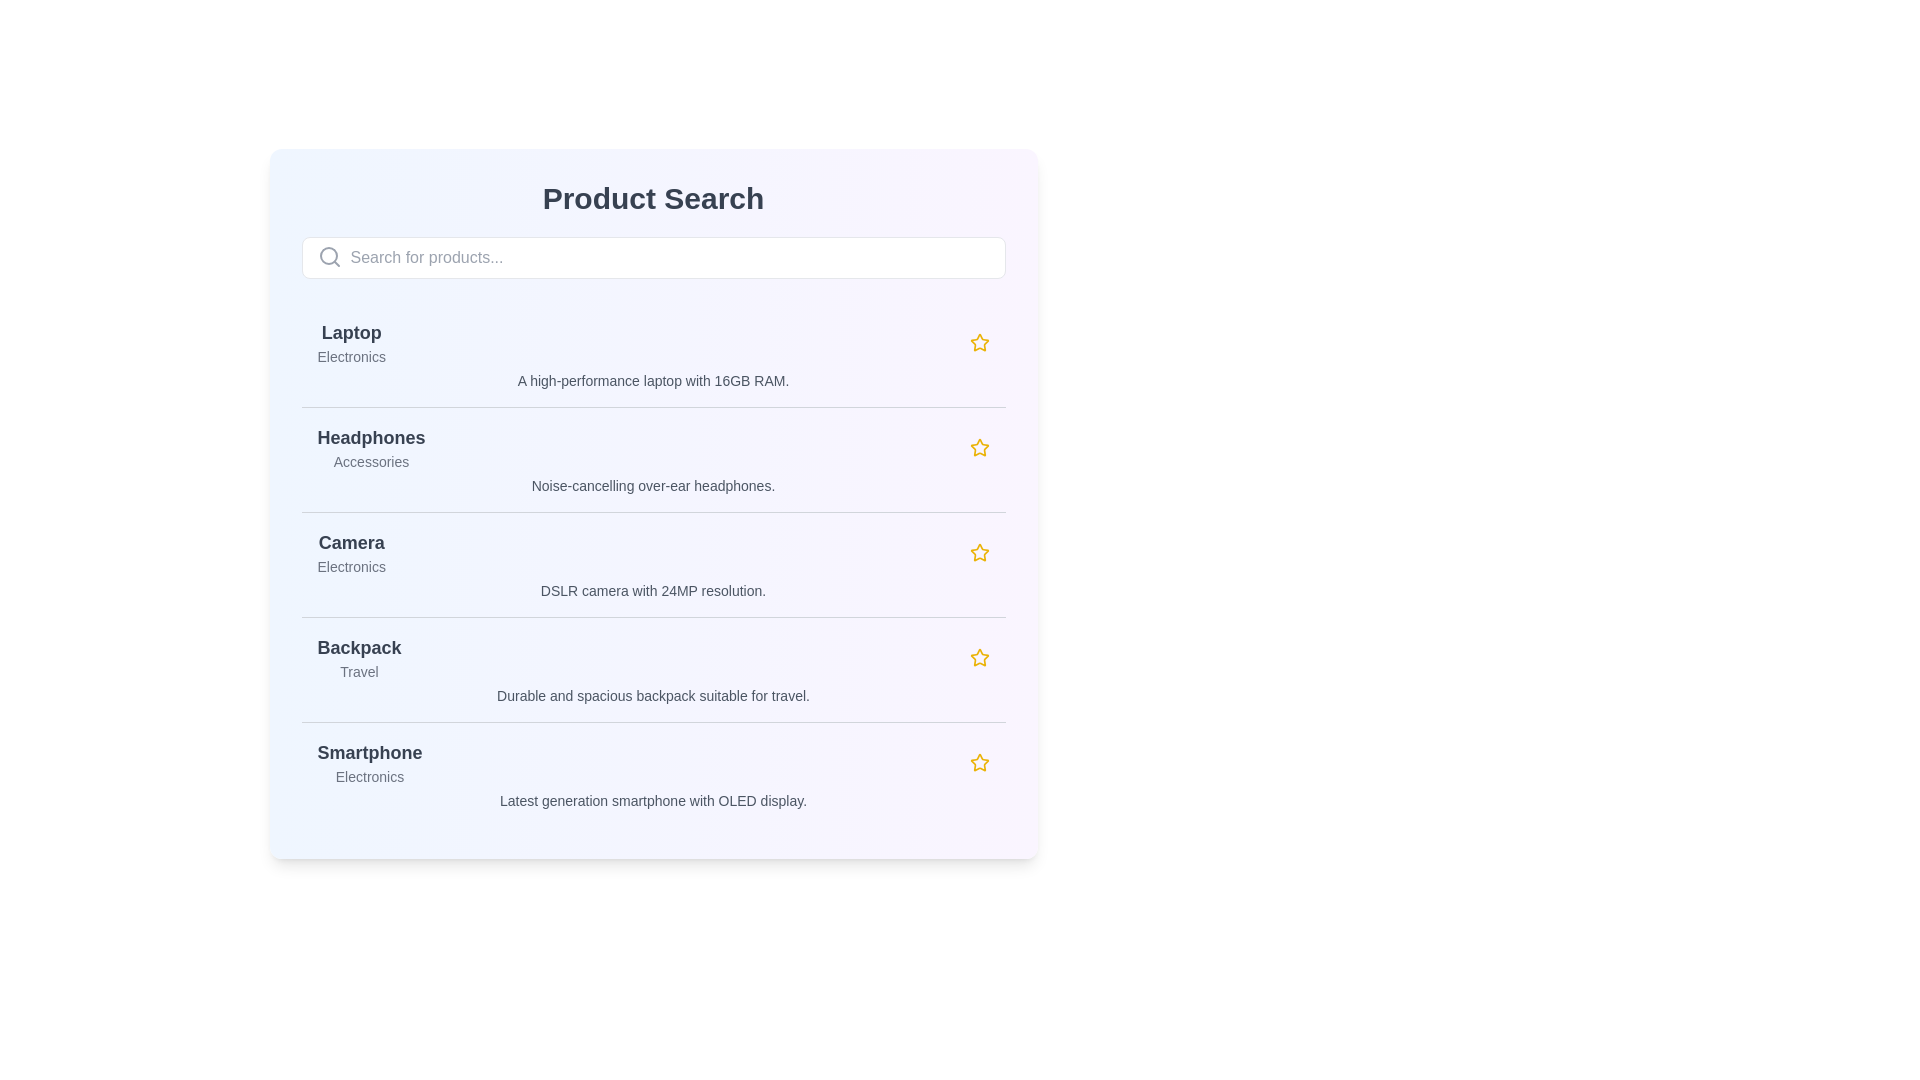  I want to click on the non-interactive Text label that serves as the primary descriptor for a product listing in the catalog, located towards the lower-middle part of the interface, so click(369, 752).